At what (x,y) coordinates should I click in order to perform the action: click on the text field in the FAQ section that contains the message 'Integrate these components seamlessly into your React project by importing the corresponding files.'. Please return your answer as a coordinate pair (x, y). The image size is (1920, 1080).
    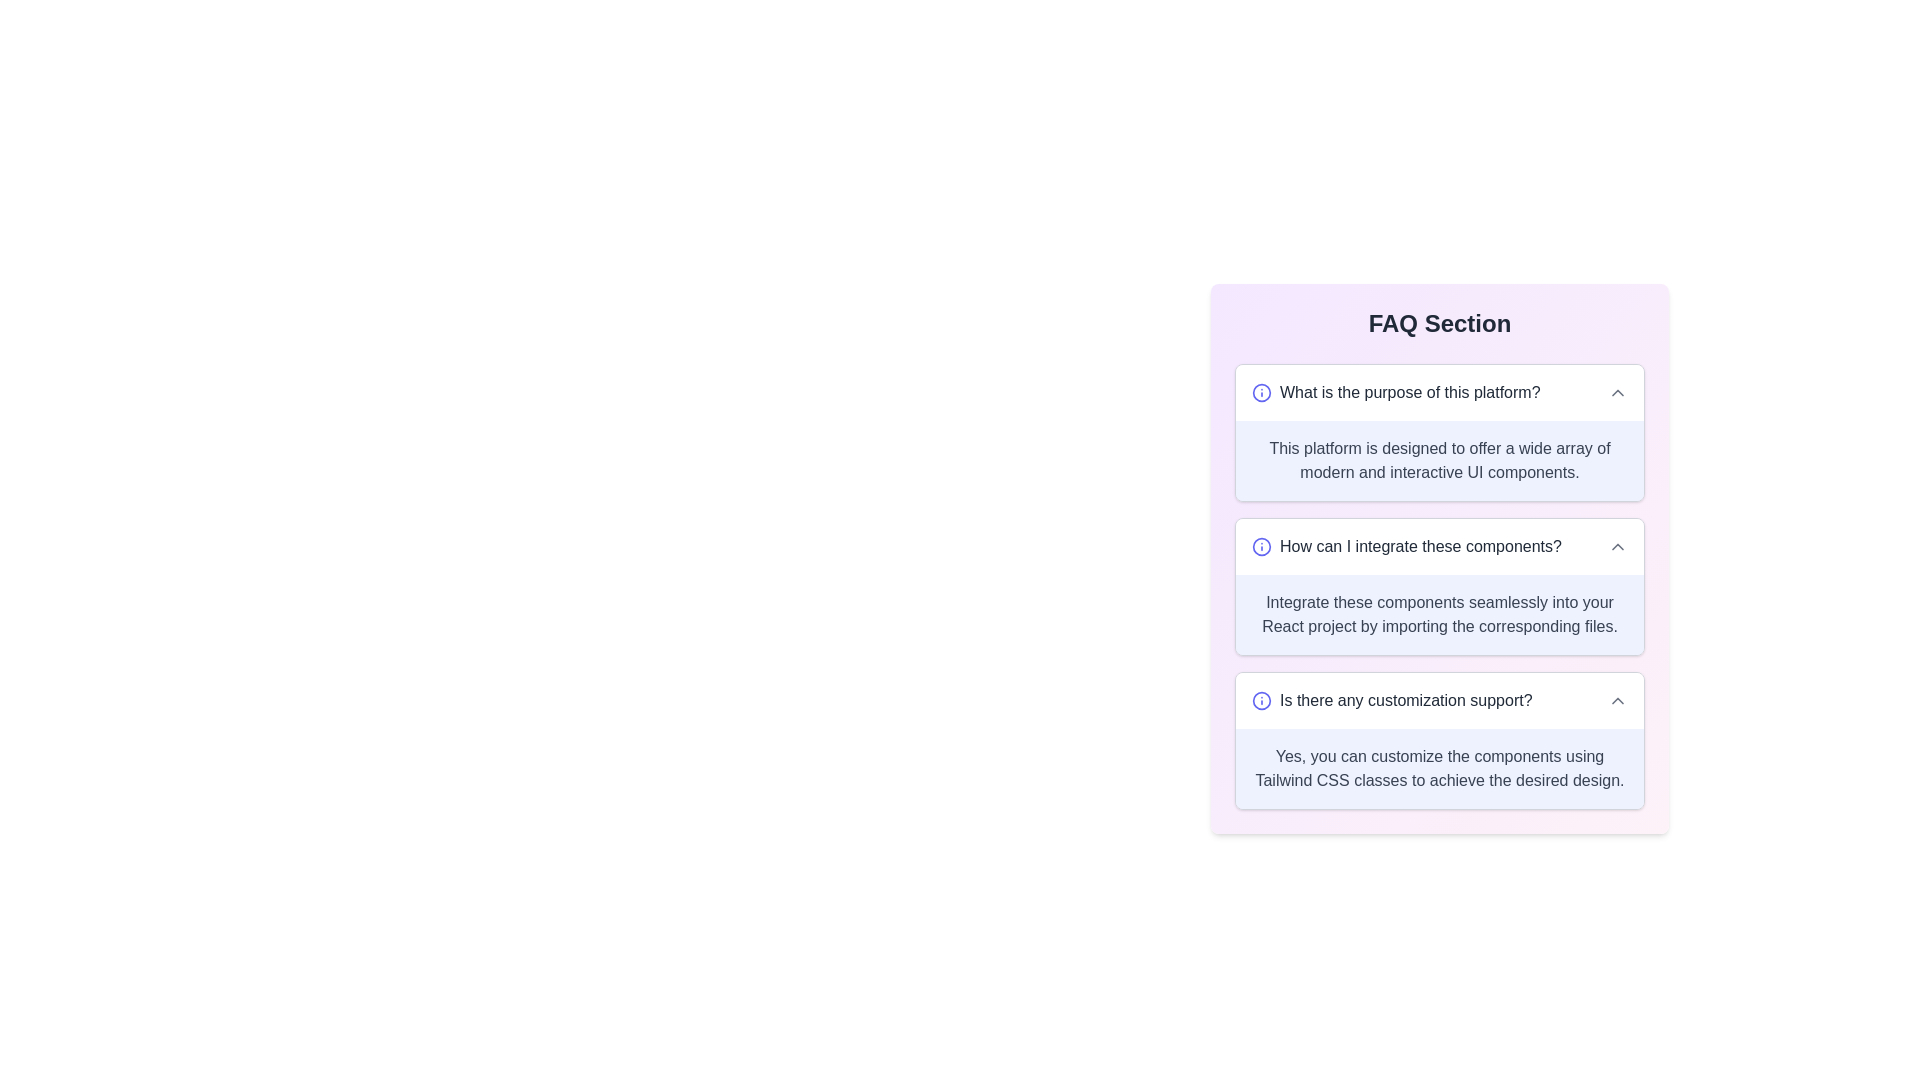
    Looking at the image, I should click on (1440, 613).